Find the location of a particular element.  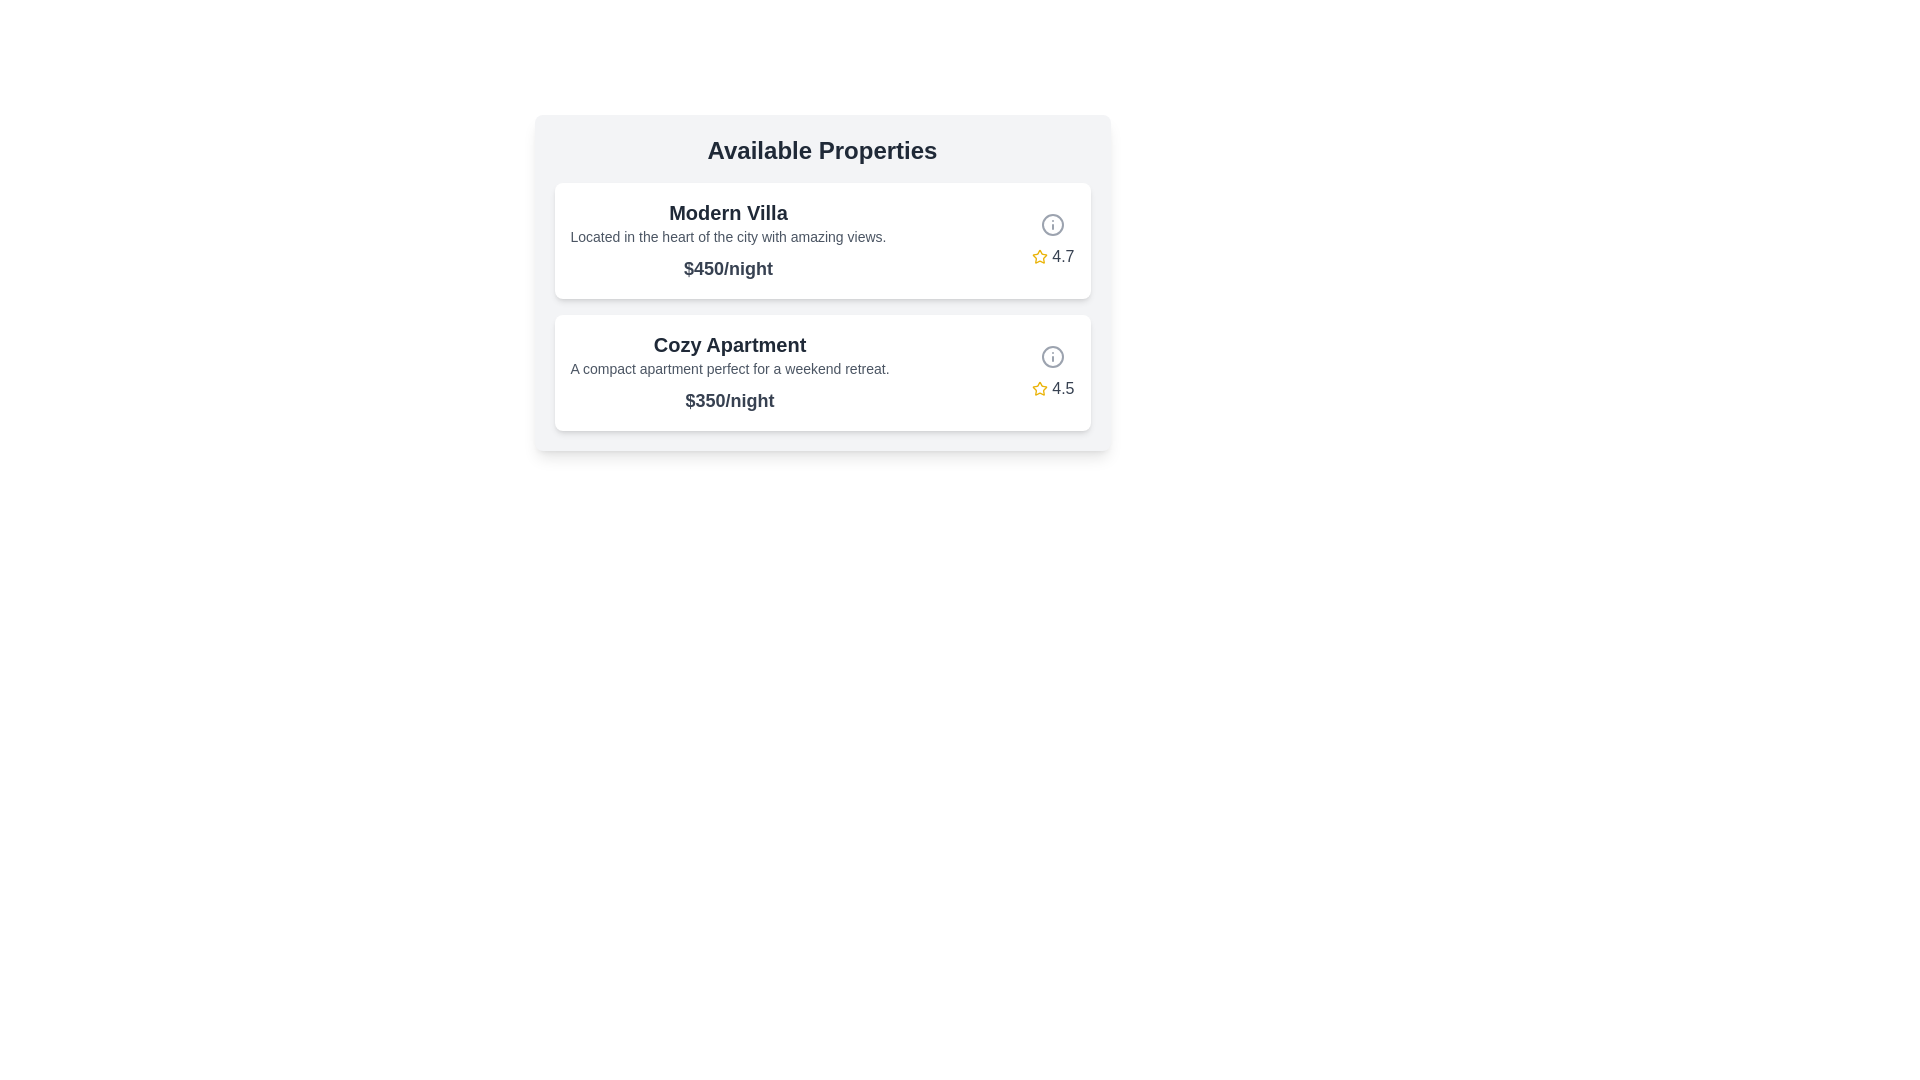

text label 'Available Properties' located at the top of the content card, styled in dark gray and bold is located at coordinates (822, 149).